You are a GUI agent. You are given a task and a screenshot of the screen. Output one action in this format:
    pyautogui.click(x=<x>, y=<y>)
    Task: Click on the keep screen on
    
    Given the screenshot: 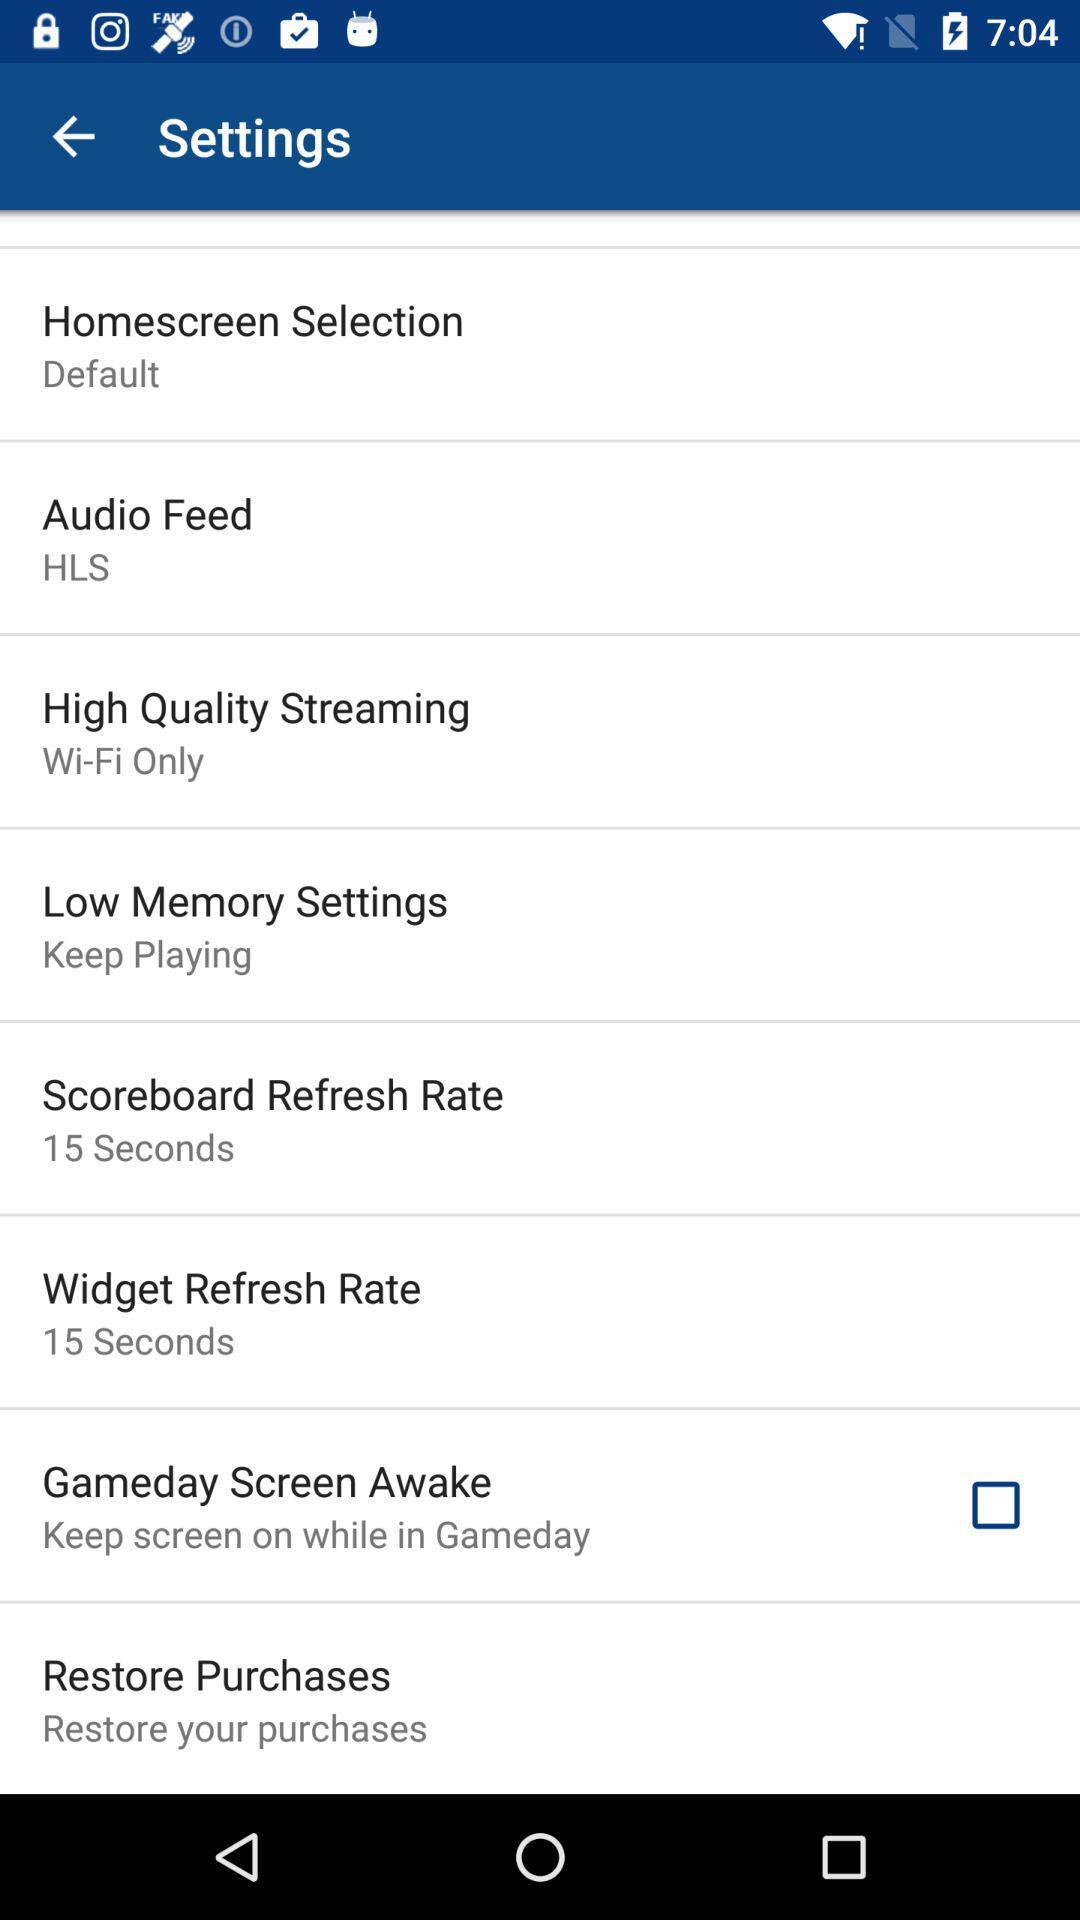 What is the action you would take?
    pyautogui.click(x=315, y=1532)
    